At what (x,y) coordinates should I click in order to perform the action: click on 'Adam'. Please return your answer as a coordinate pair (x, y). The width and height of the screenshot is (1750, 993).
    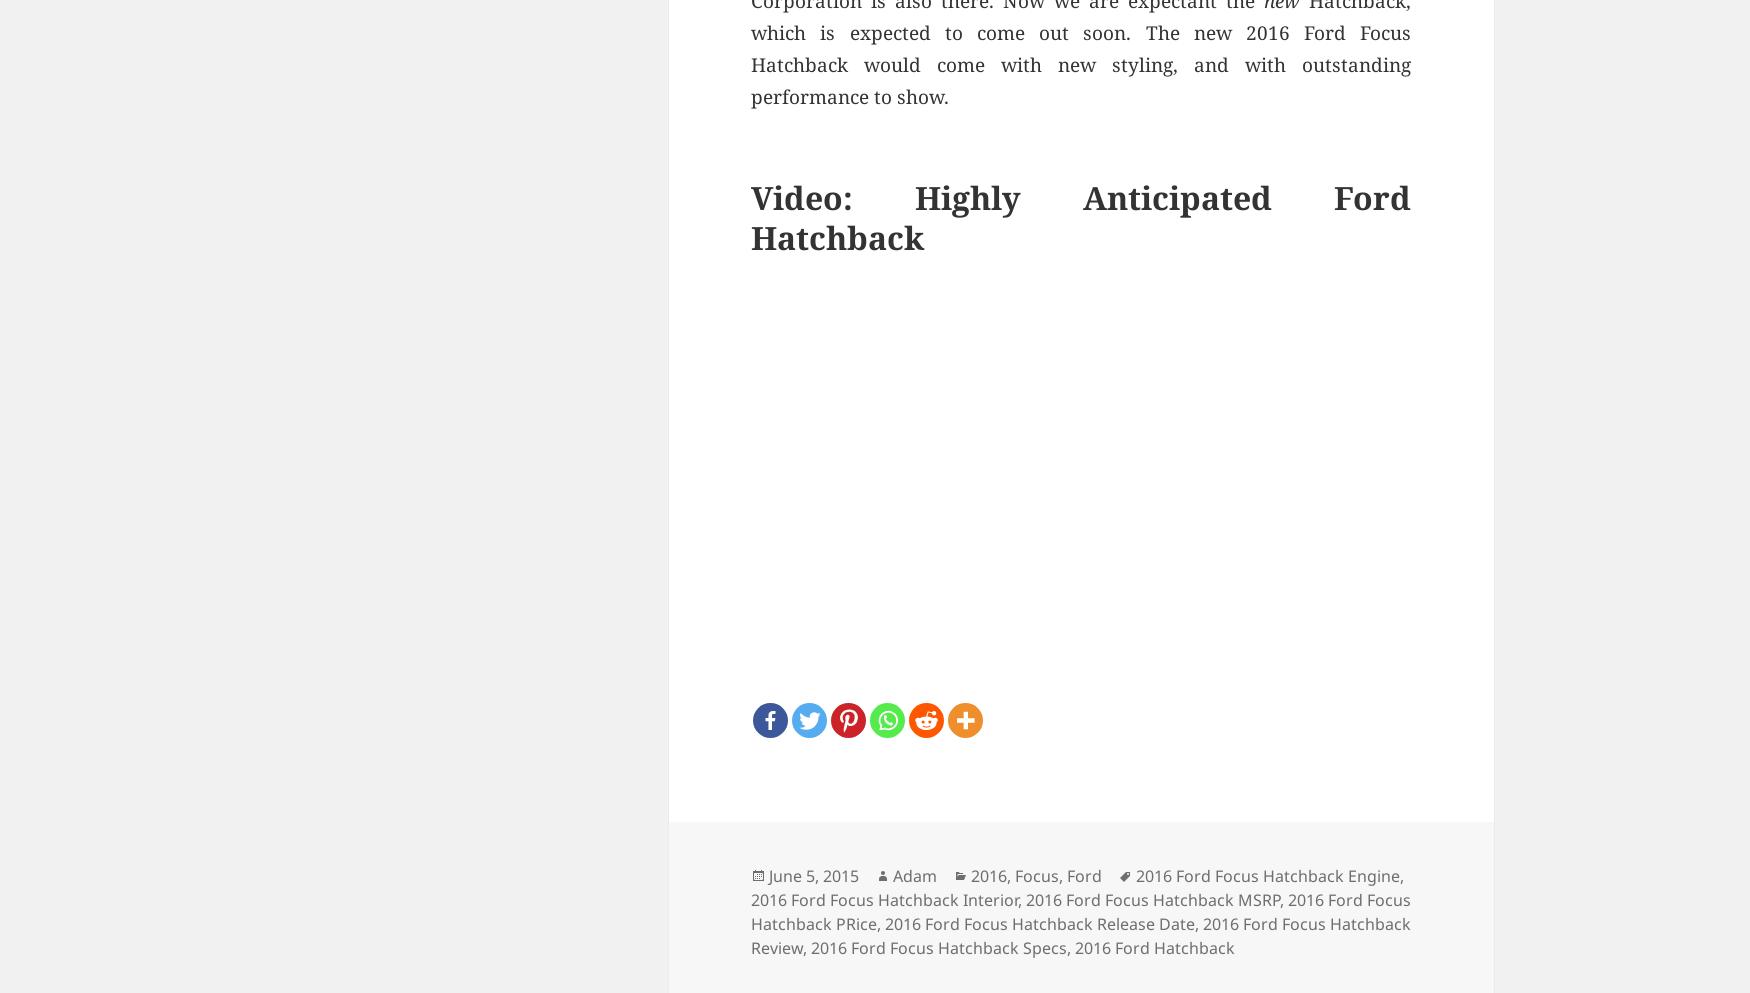
    Looking at the image, I should click on (914, 874).